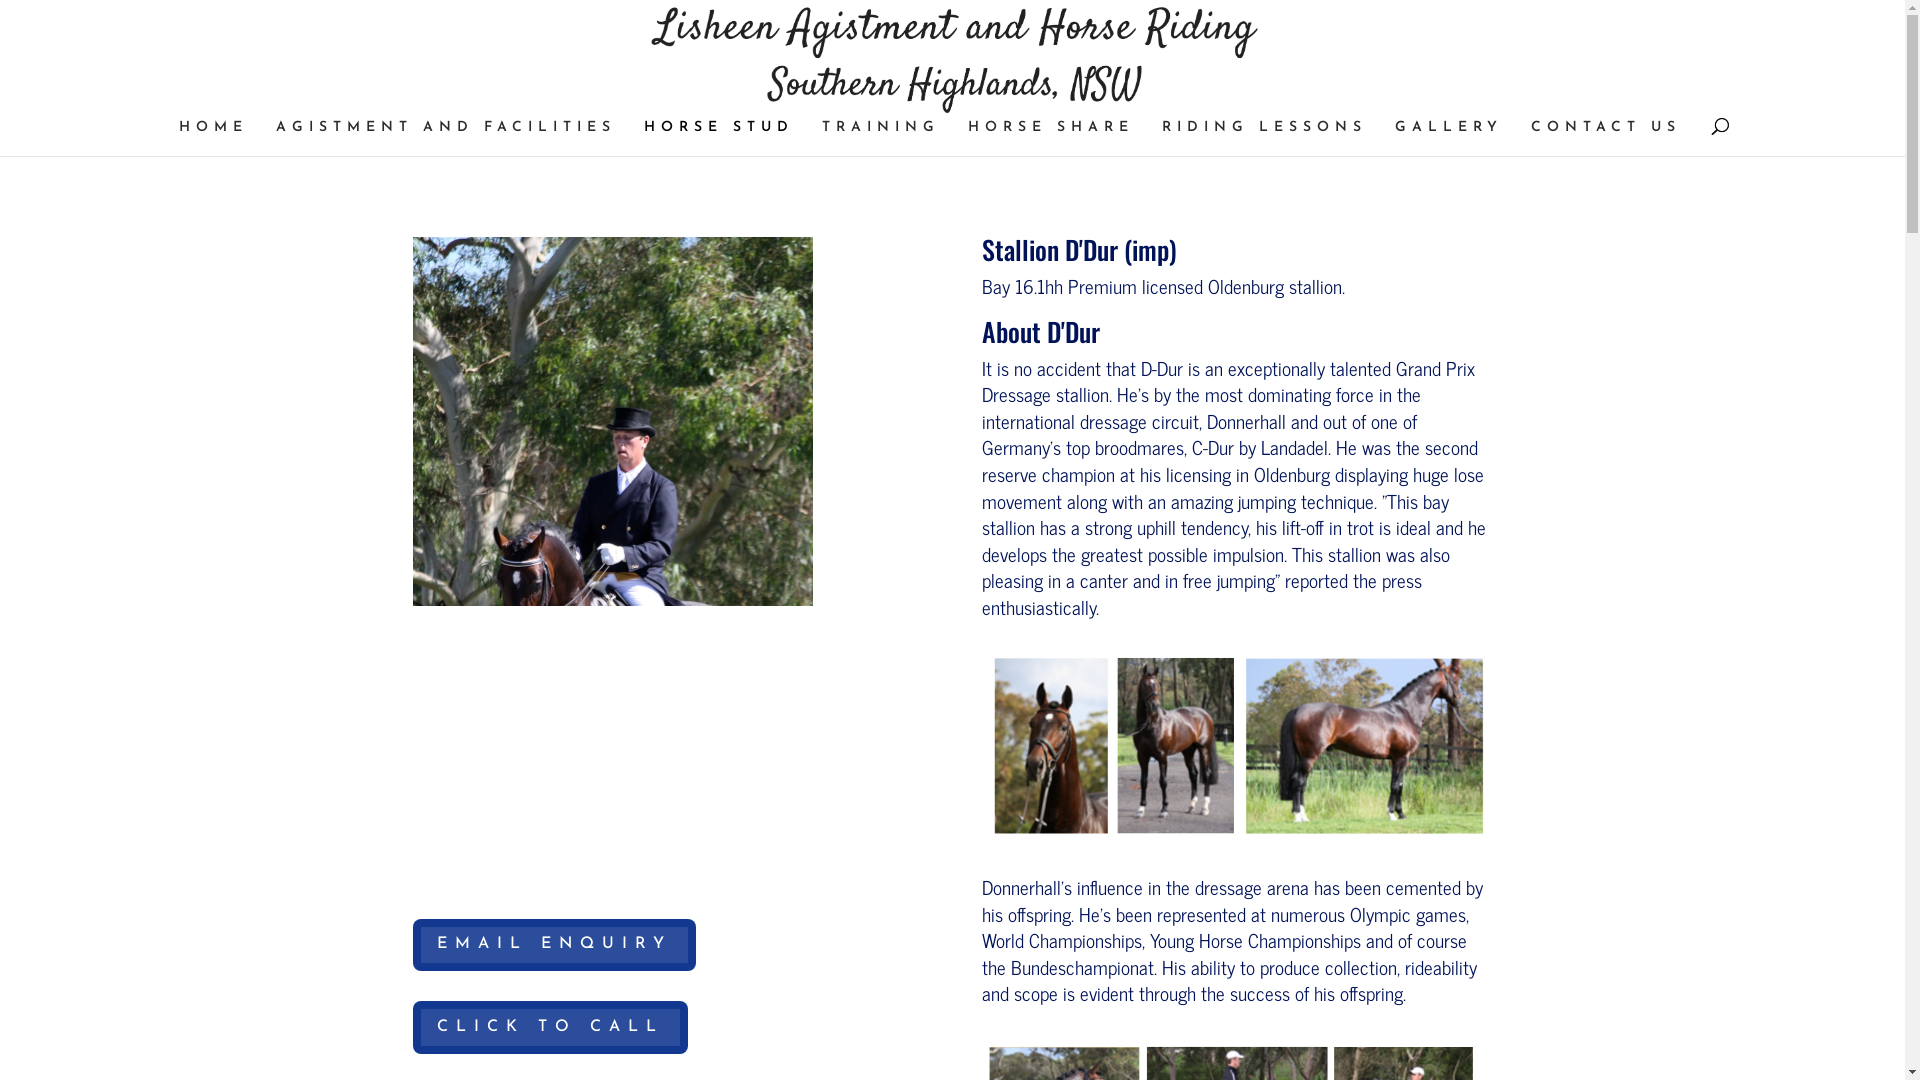 The height and width of the screenshot is (1080, 1920). Describe the element at coordinates (445, 137) in the screenshot. I see `'AGISTMENT AND FACILITIES'` at that location.